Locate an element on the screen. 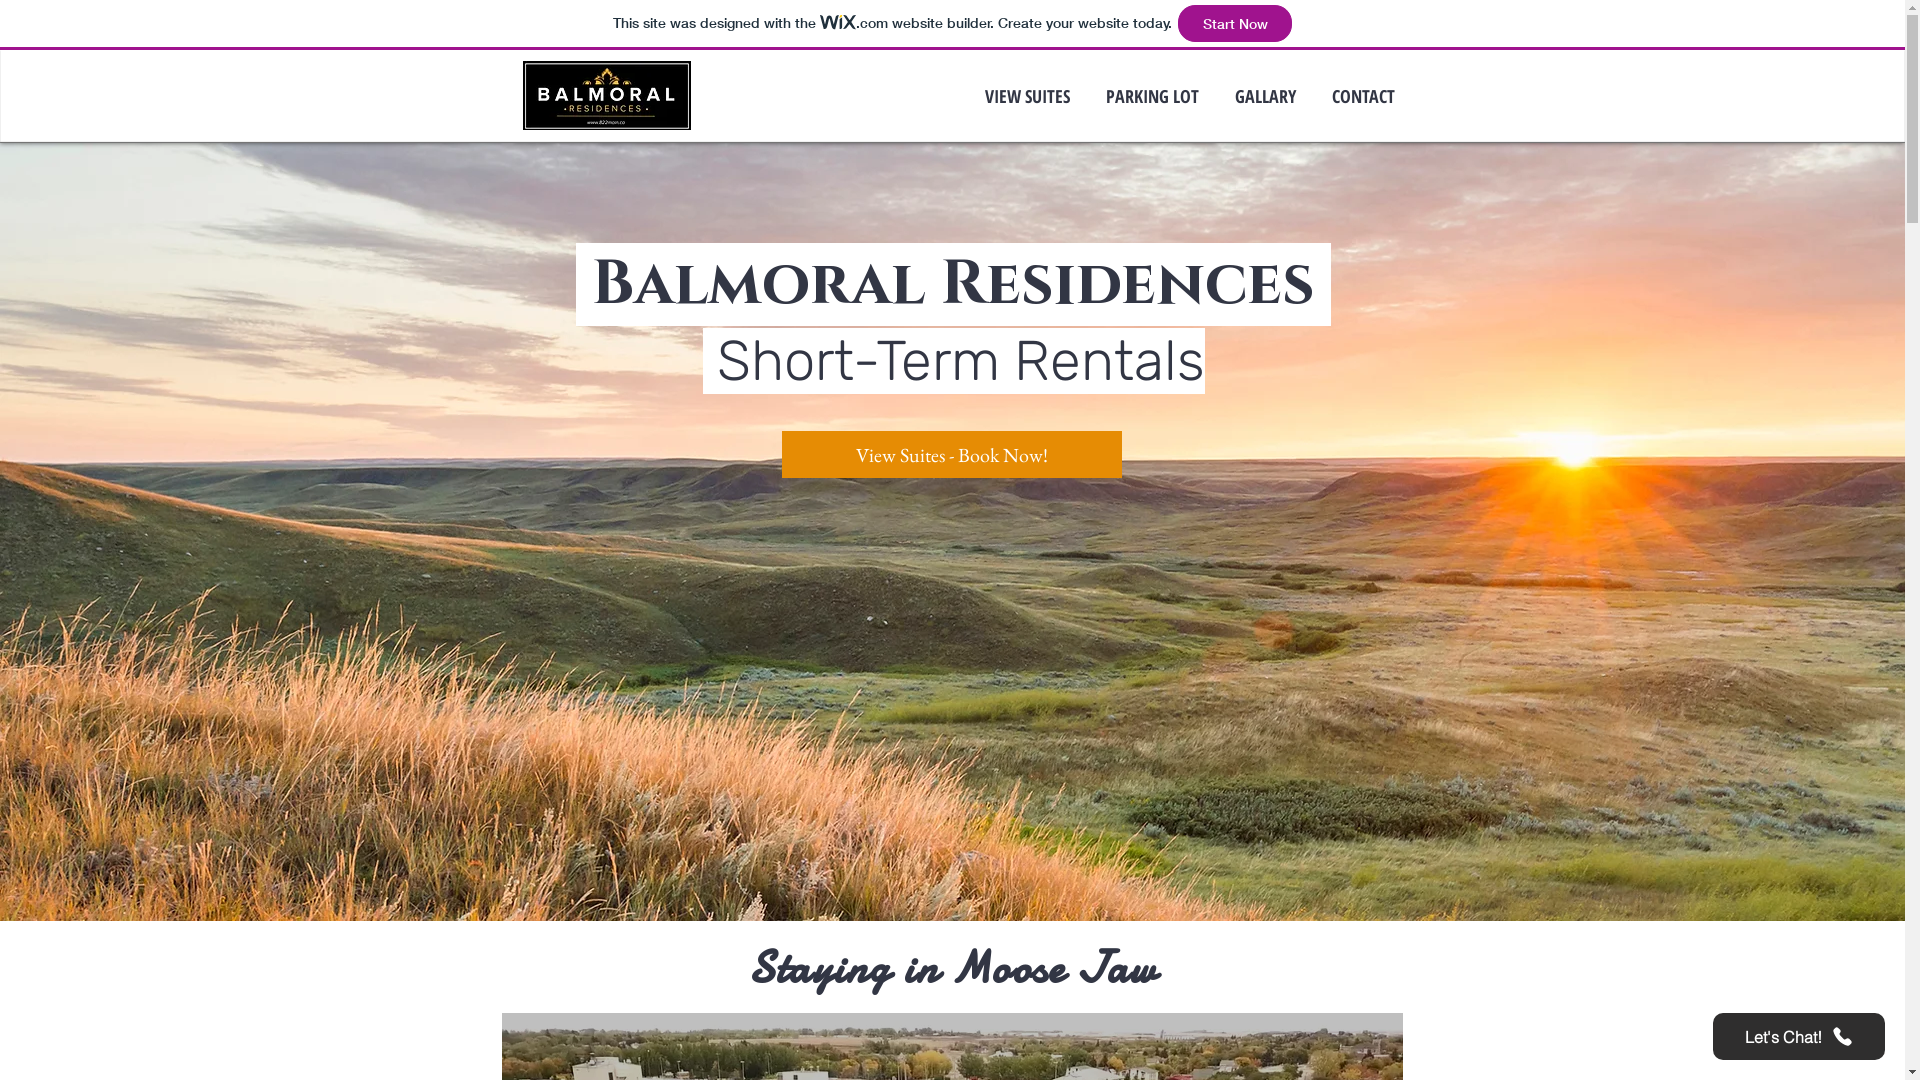 The width and height of the screenshot is (1920, 1080). 'PARKING LOT' is located at coordinates (1087, 96).